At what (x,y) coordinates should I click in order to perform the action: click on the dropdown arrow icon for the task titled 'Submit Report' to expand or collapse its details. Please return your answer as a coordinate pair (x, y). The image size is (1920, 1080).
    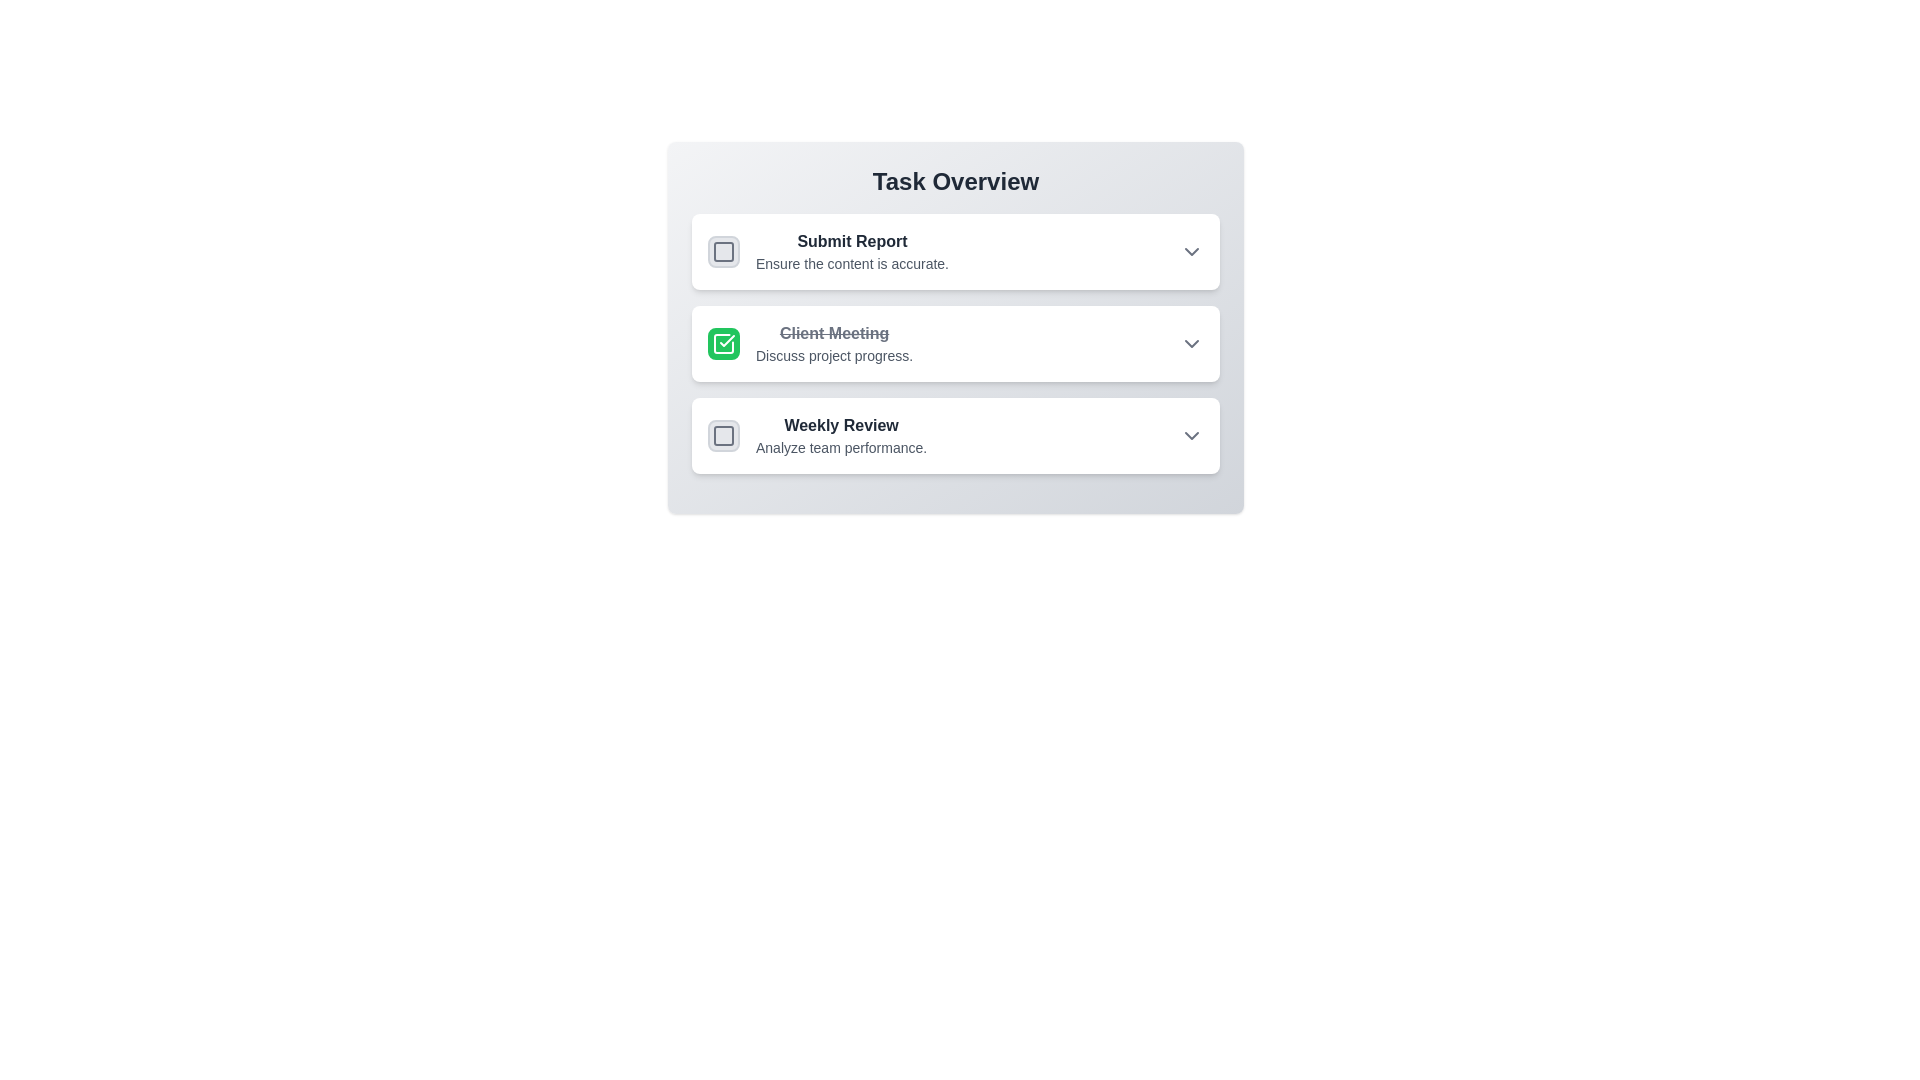
    Looking at the image, I should click on (1191, 250).